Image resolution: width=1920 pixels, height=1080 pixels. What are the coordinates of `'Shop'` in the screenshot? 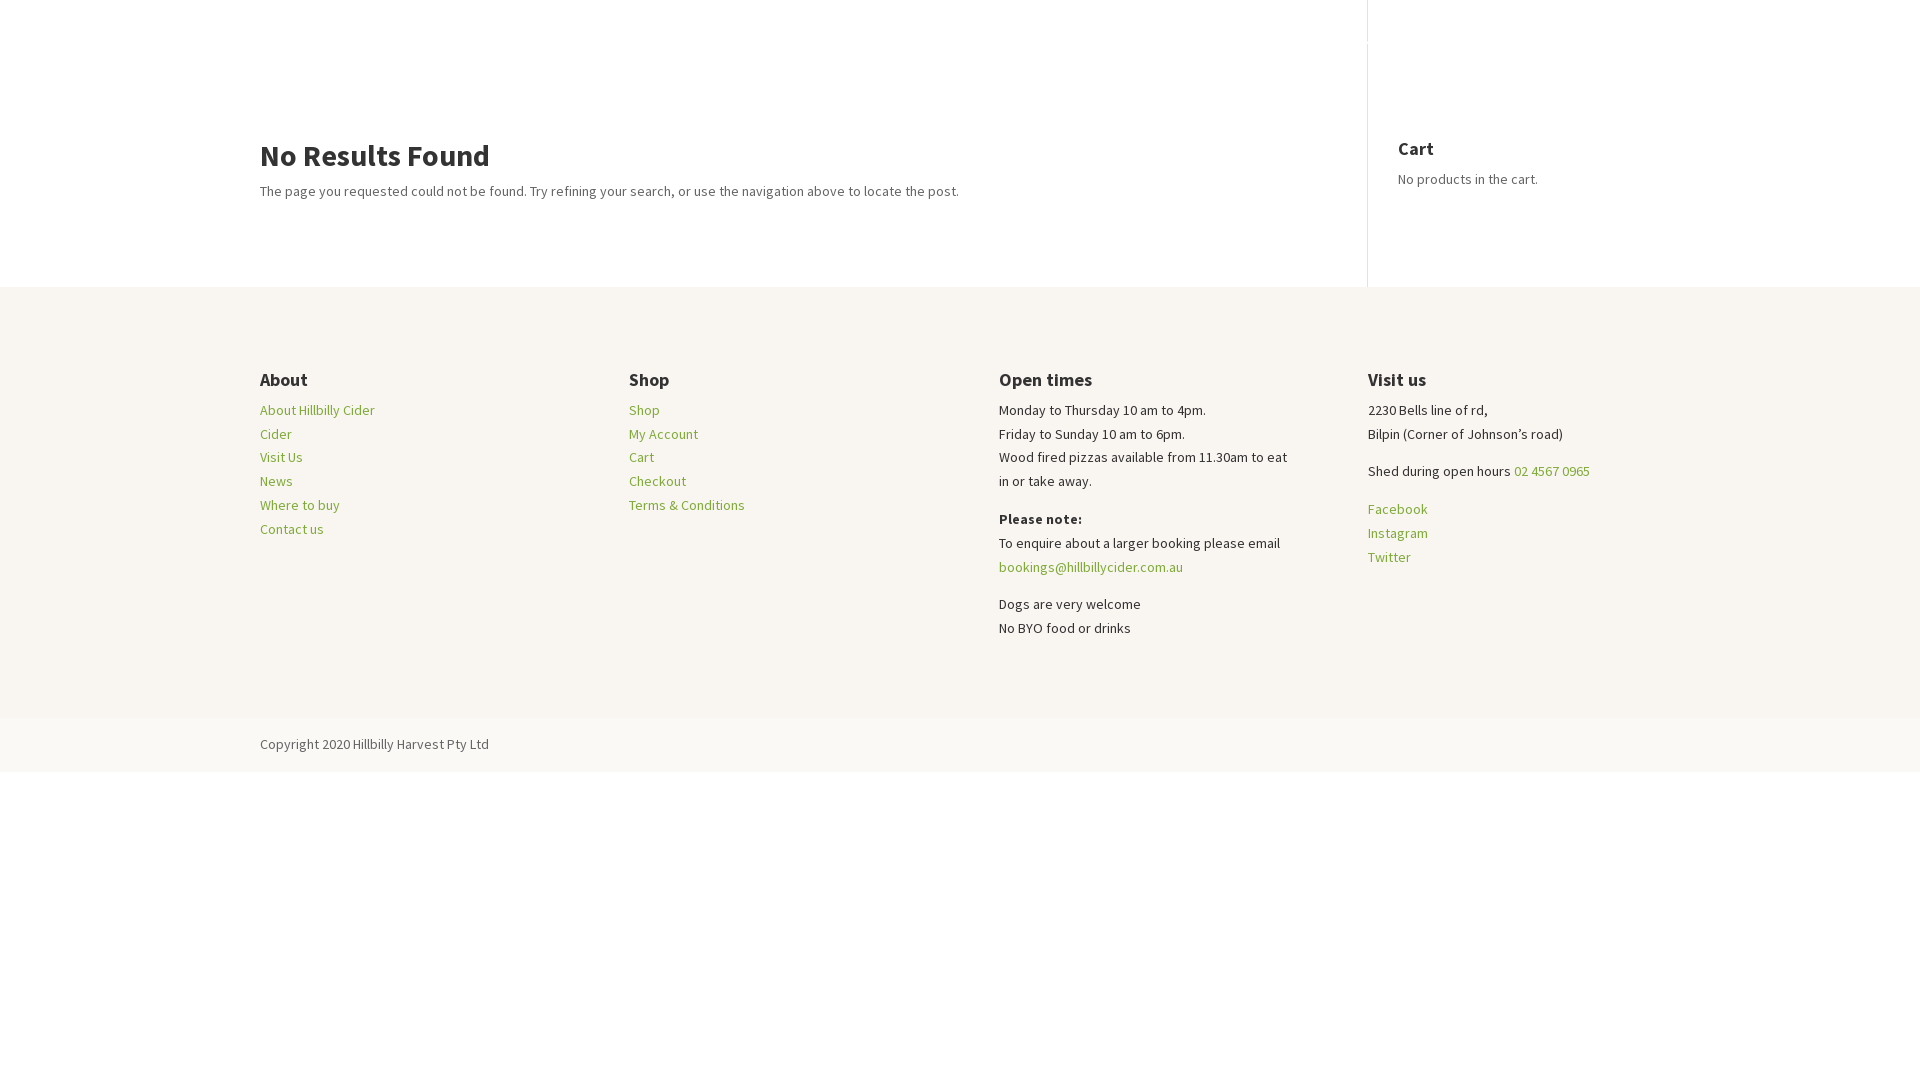 It's located at (1148, 56).